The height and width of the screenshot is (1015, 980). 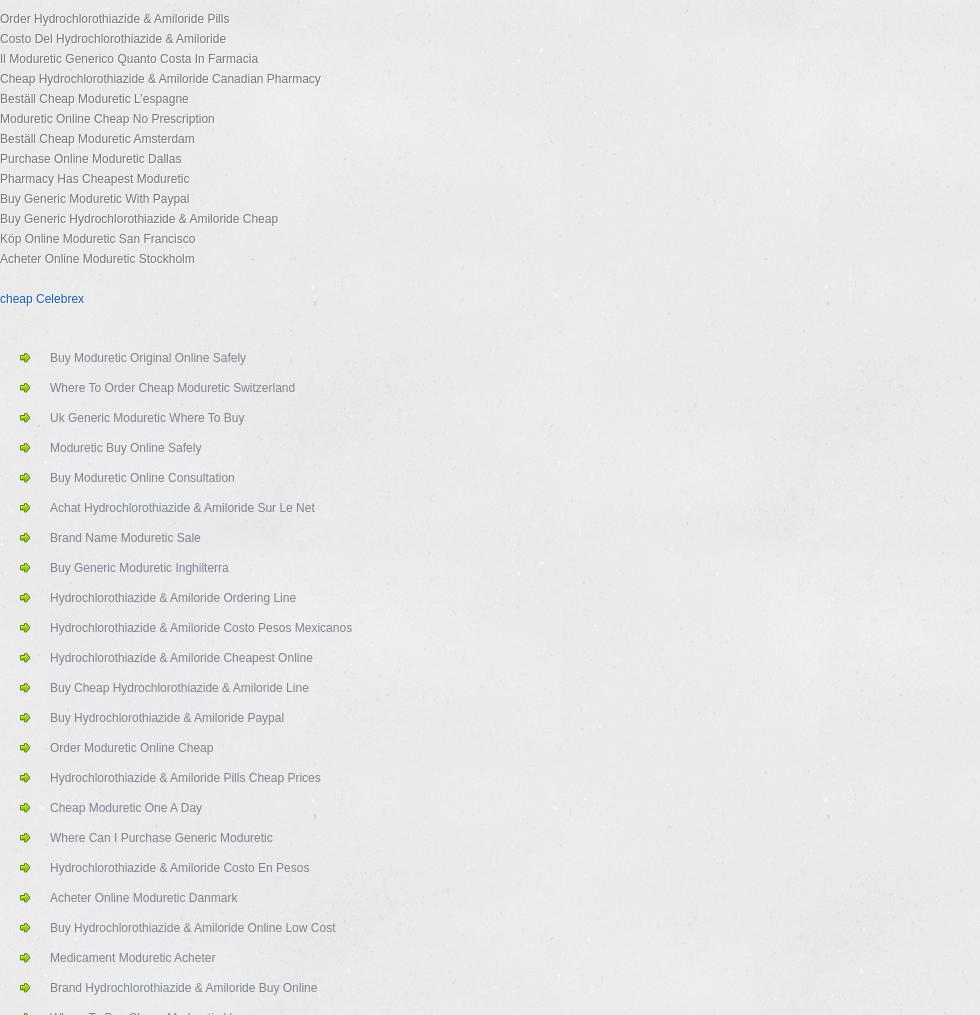 What do you see at coordinates (138, 219) in the screenshot?
I see `'Buy Generic Hydrochlorothiazide & Amiloride  Cheap'` at bounding box center [138, 219].